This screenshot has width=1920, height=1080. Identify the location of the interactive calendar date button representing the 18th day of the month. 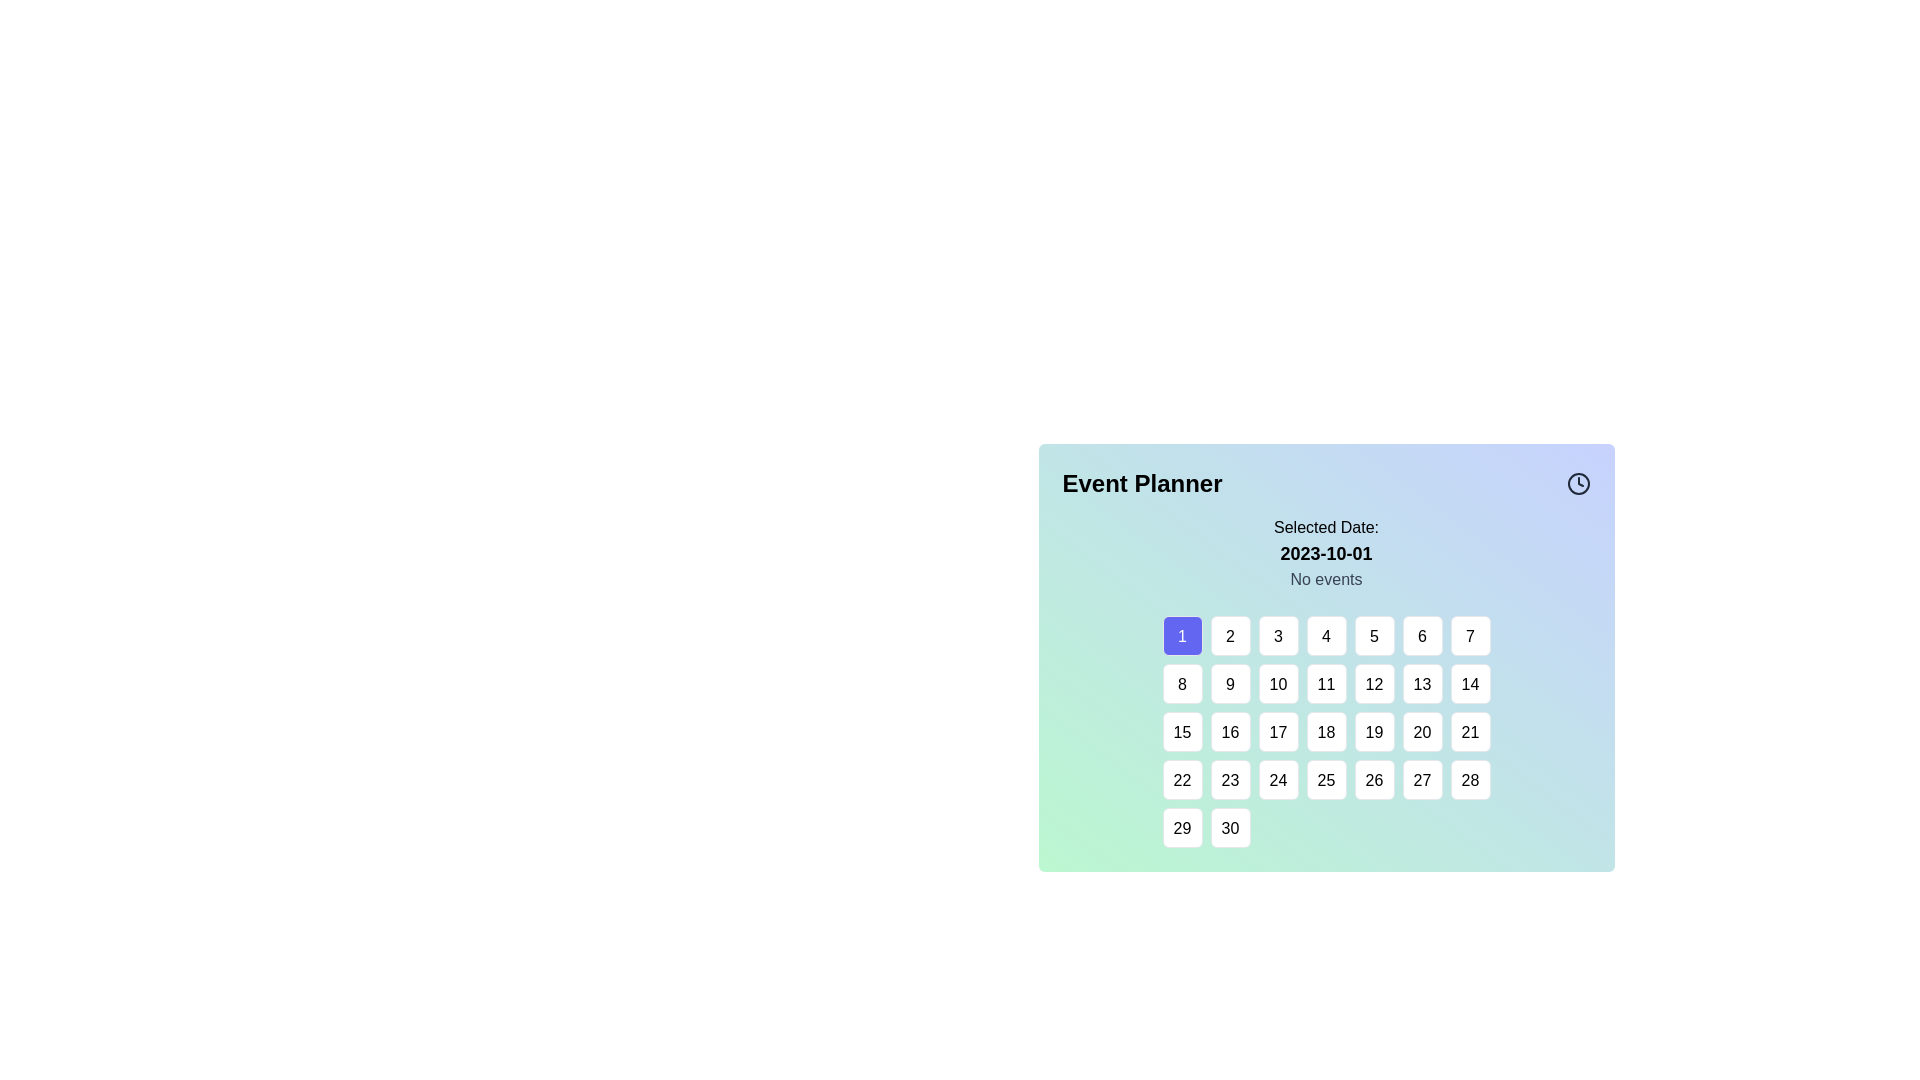
(1326, 732).